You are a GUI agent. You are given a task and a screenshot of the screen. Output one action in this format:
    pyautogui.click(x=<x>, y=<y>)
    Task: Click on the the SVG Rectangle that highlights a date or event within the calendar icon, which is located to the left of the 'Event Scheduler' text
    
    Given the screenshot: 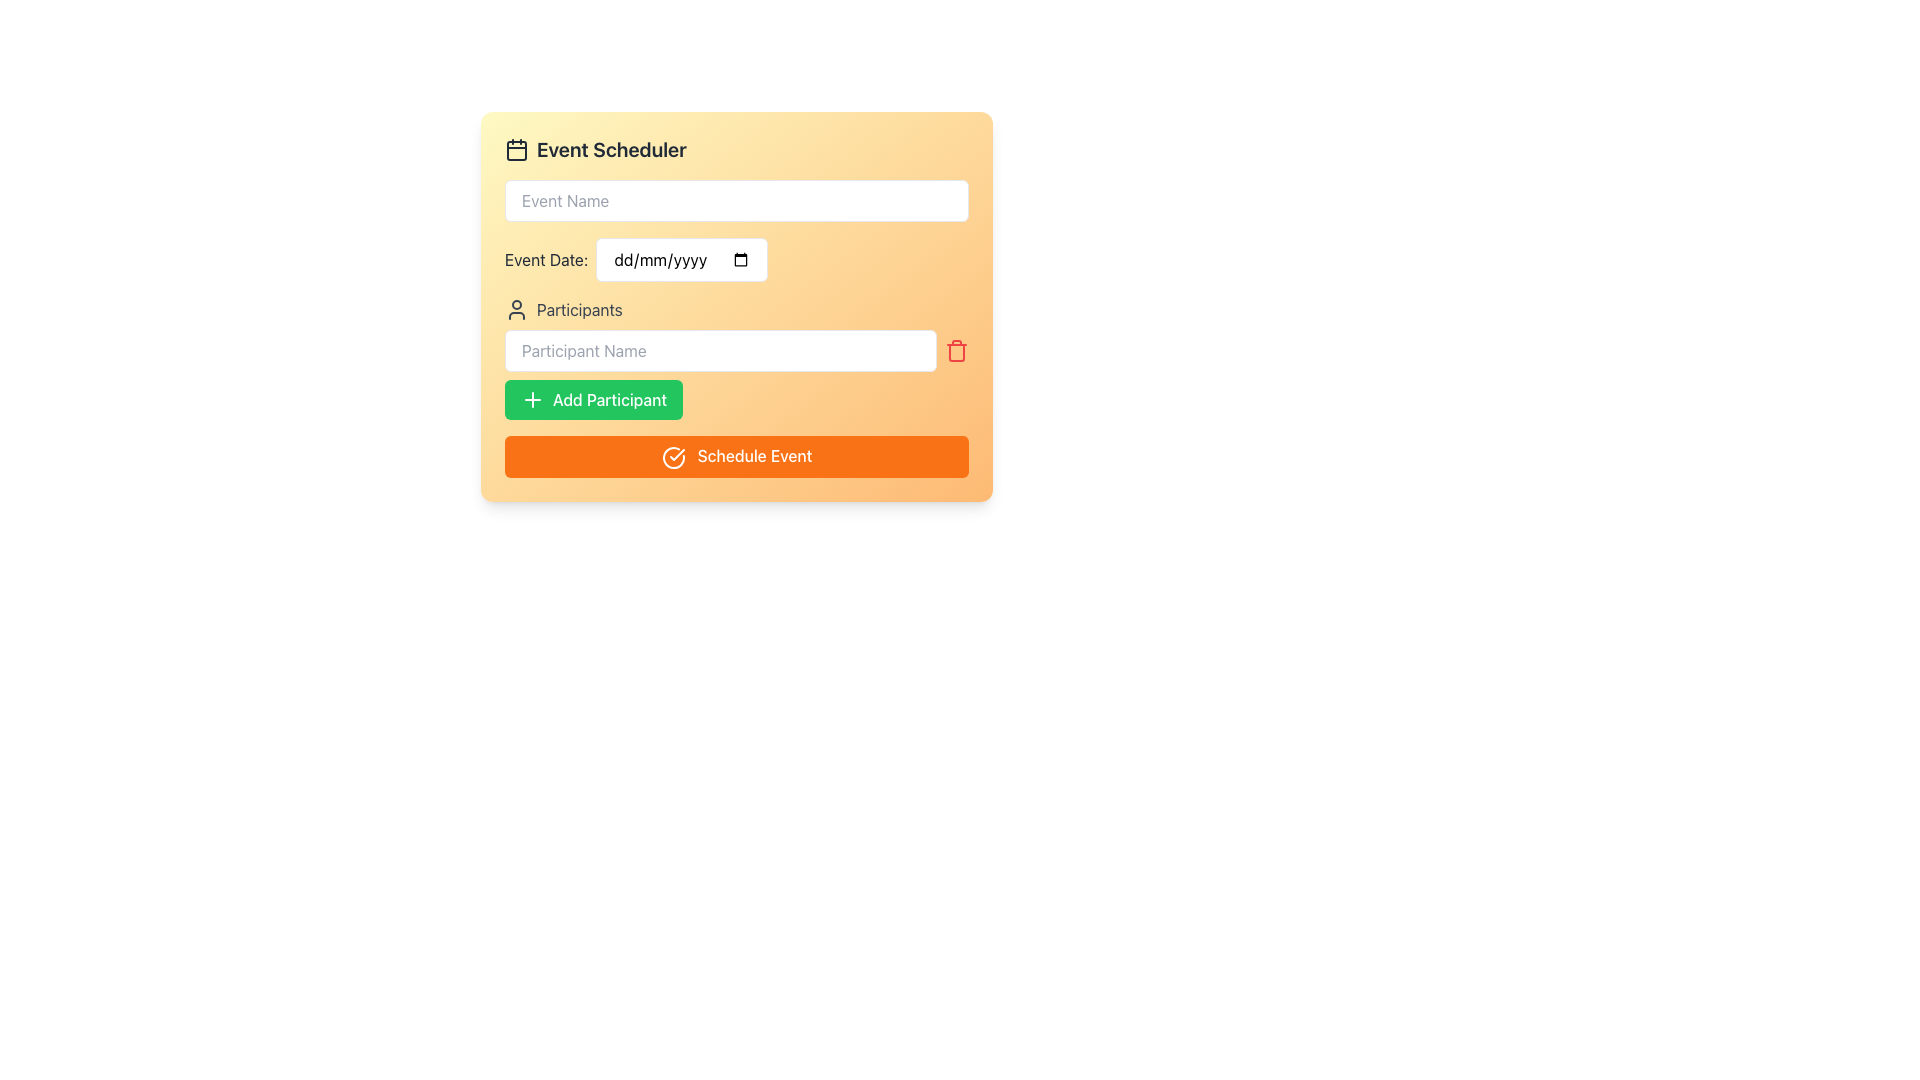 What is the action you would take?
    pyautogui.click(x=517, y=149)
    